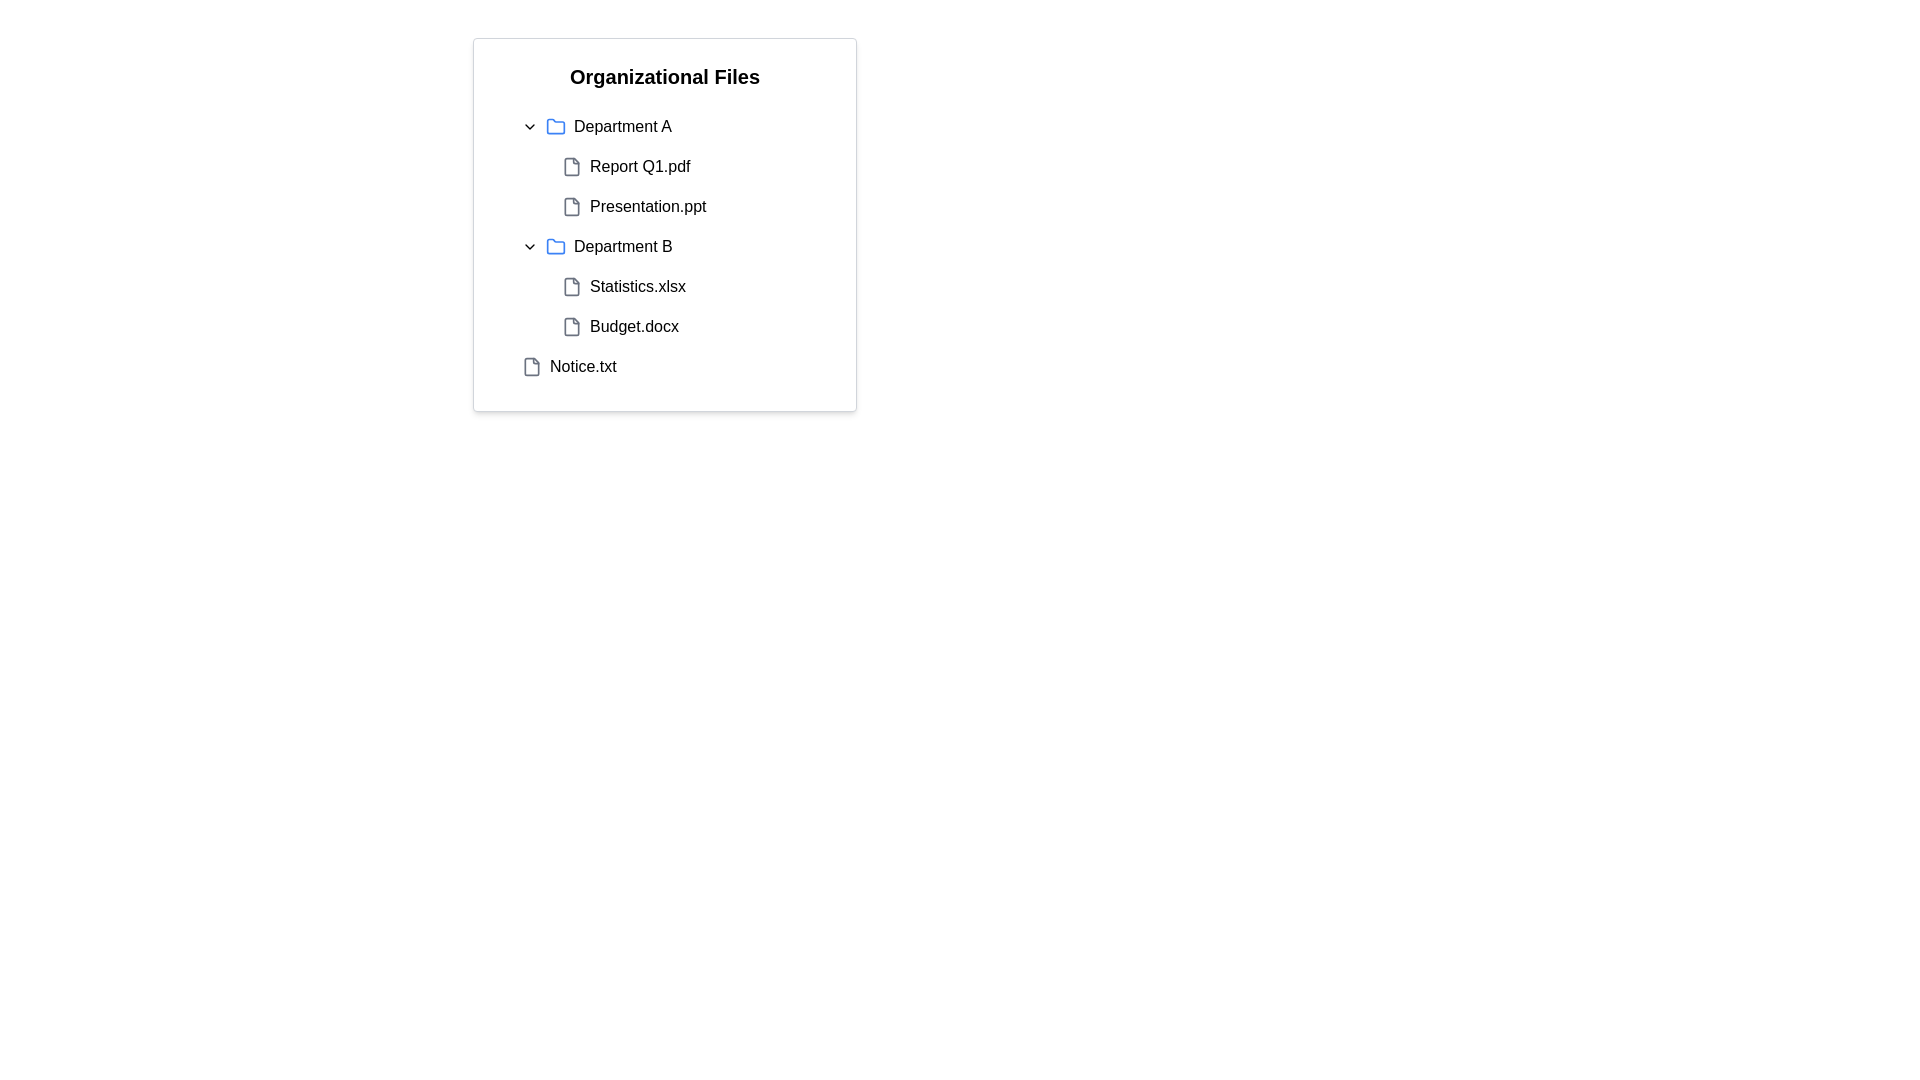  I want to click on the 'Department B' label in the hierarchical folder structure, so click(622, 245).